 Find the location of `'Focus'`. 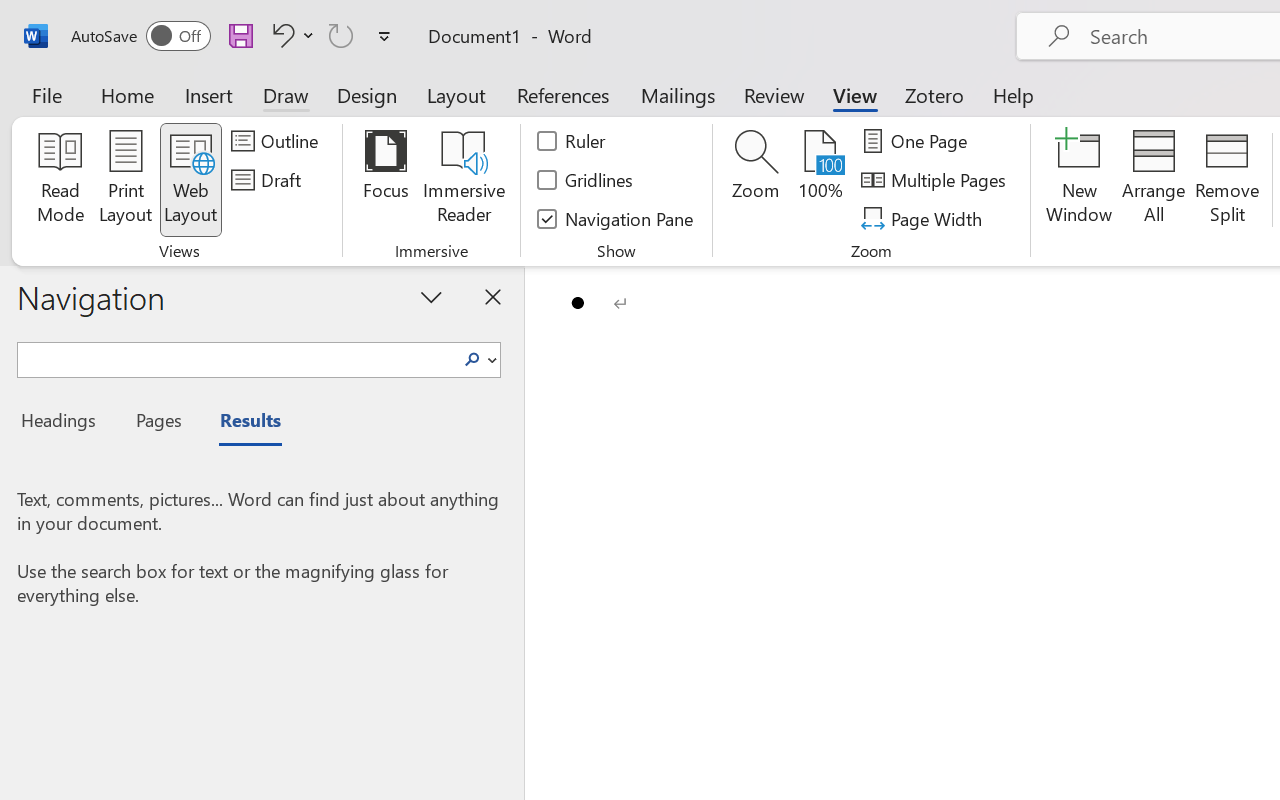

'Focus' is located at coordinates (385, 179).